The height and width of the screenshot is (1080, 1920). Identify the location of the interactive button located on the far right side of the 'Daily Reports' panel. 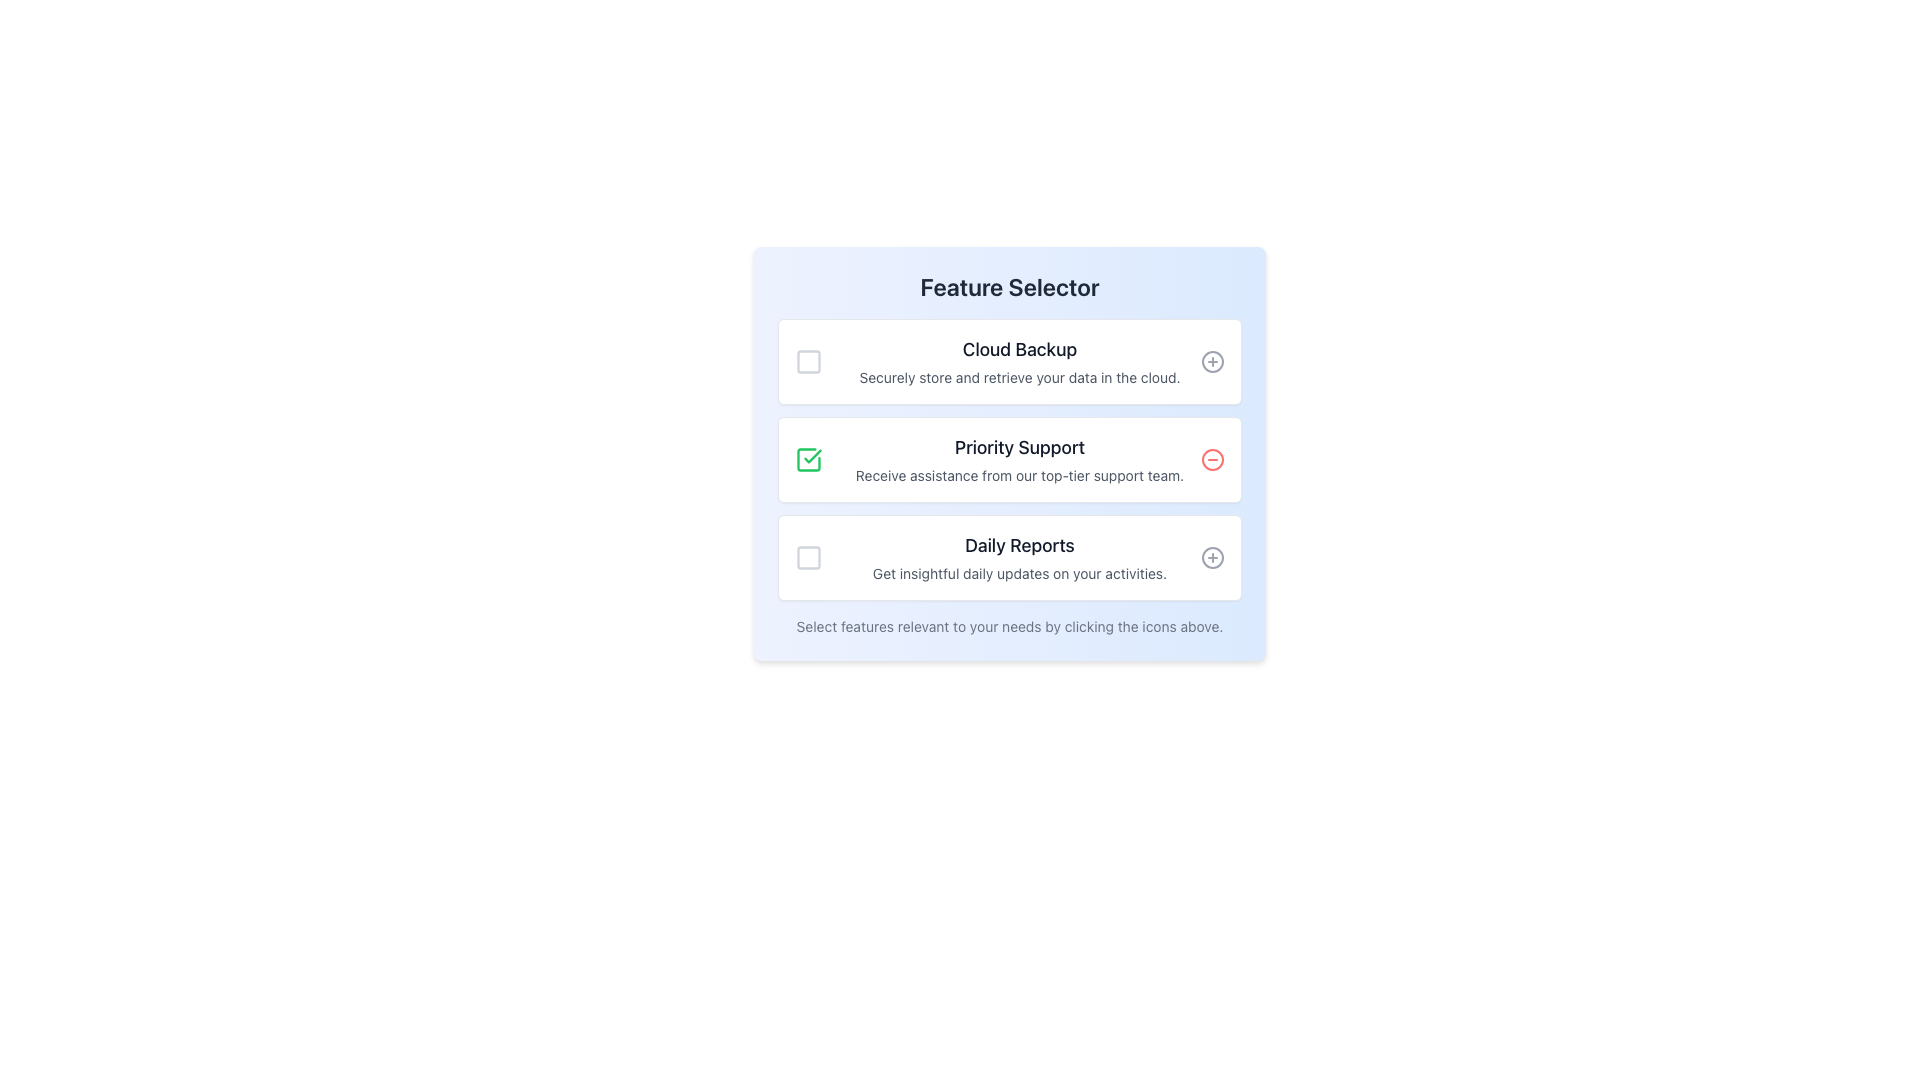
(1212, 558).